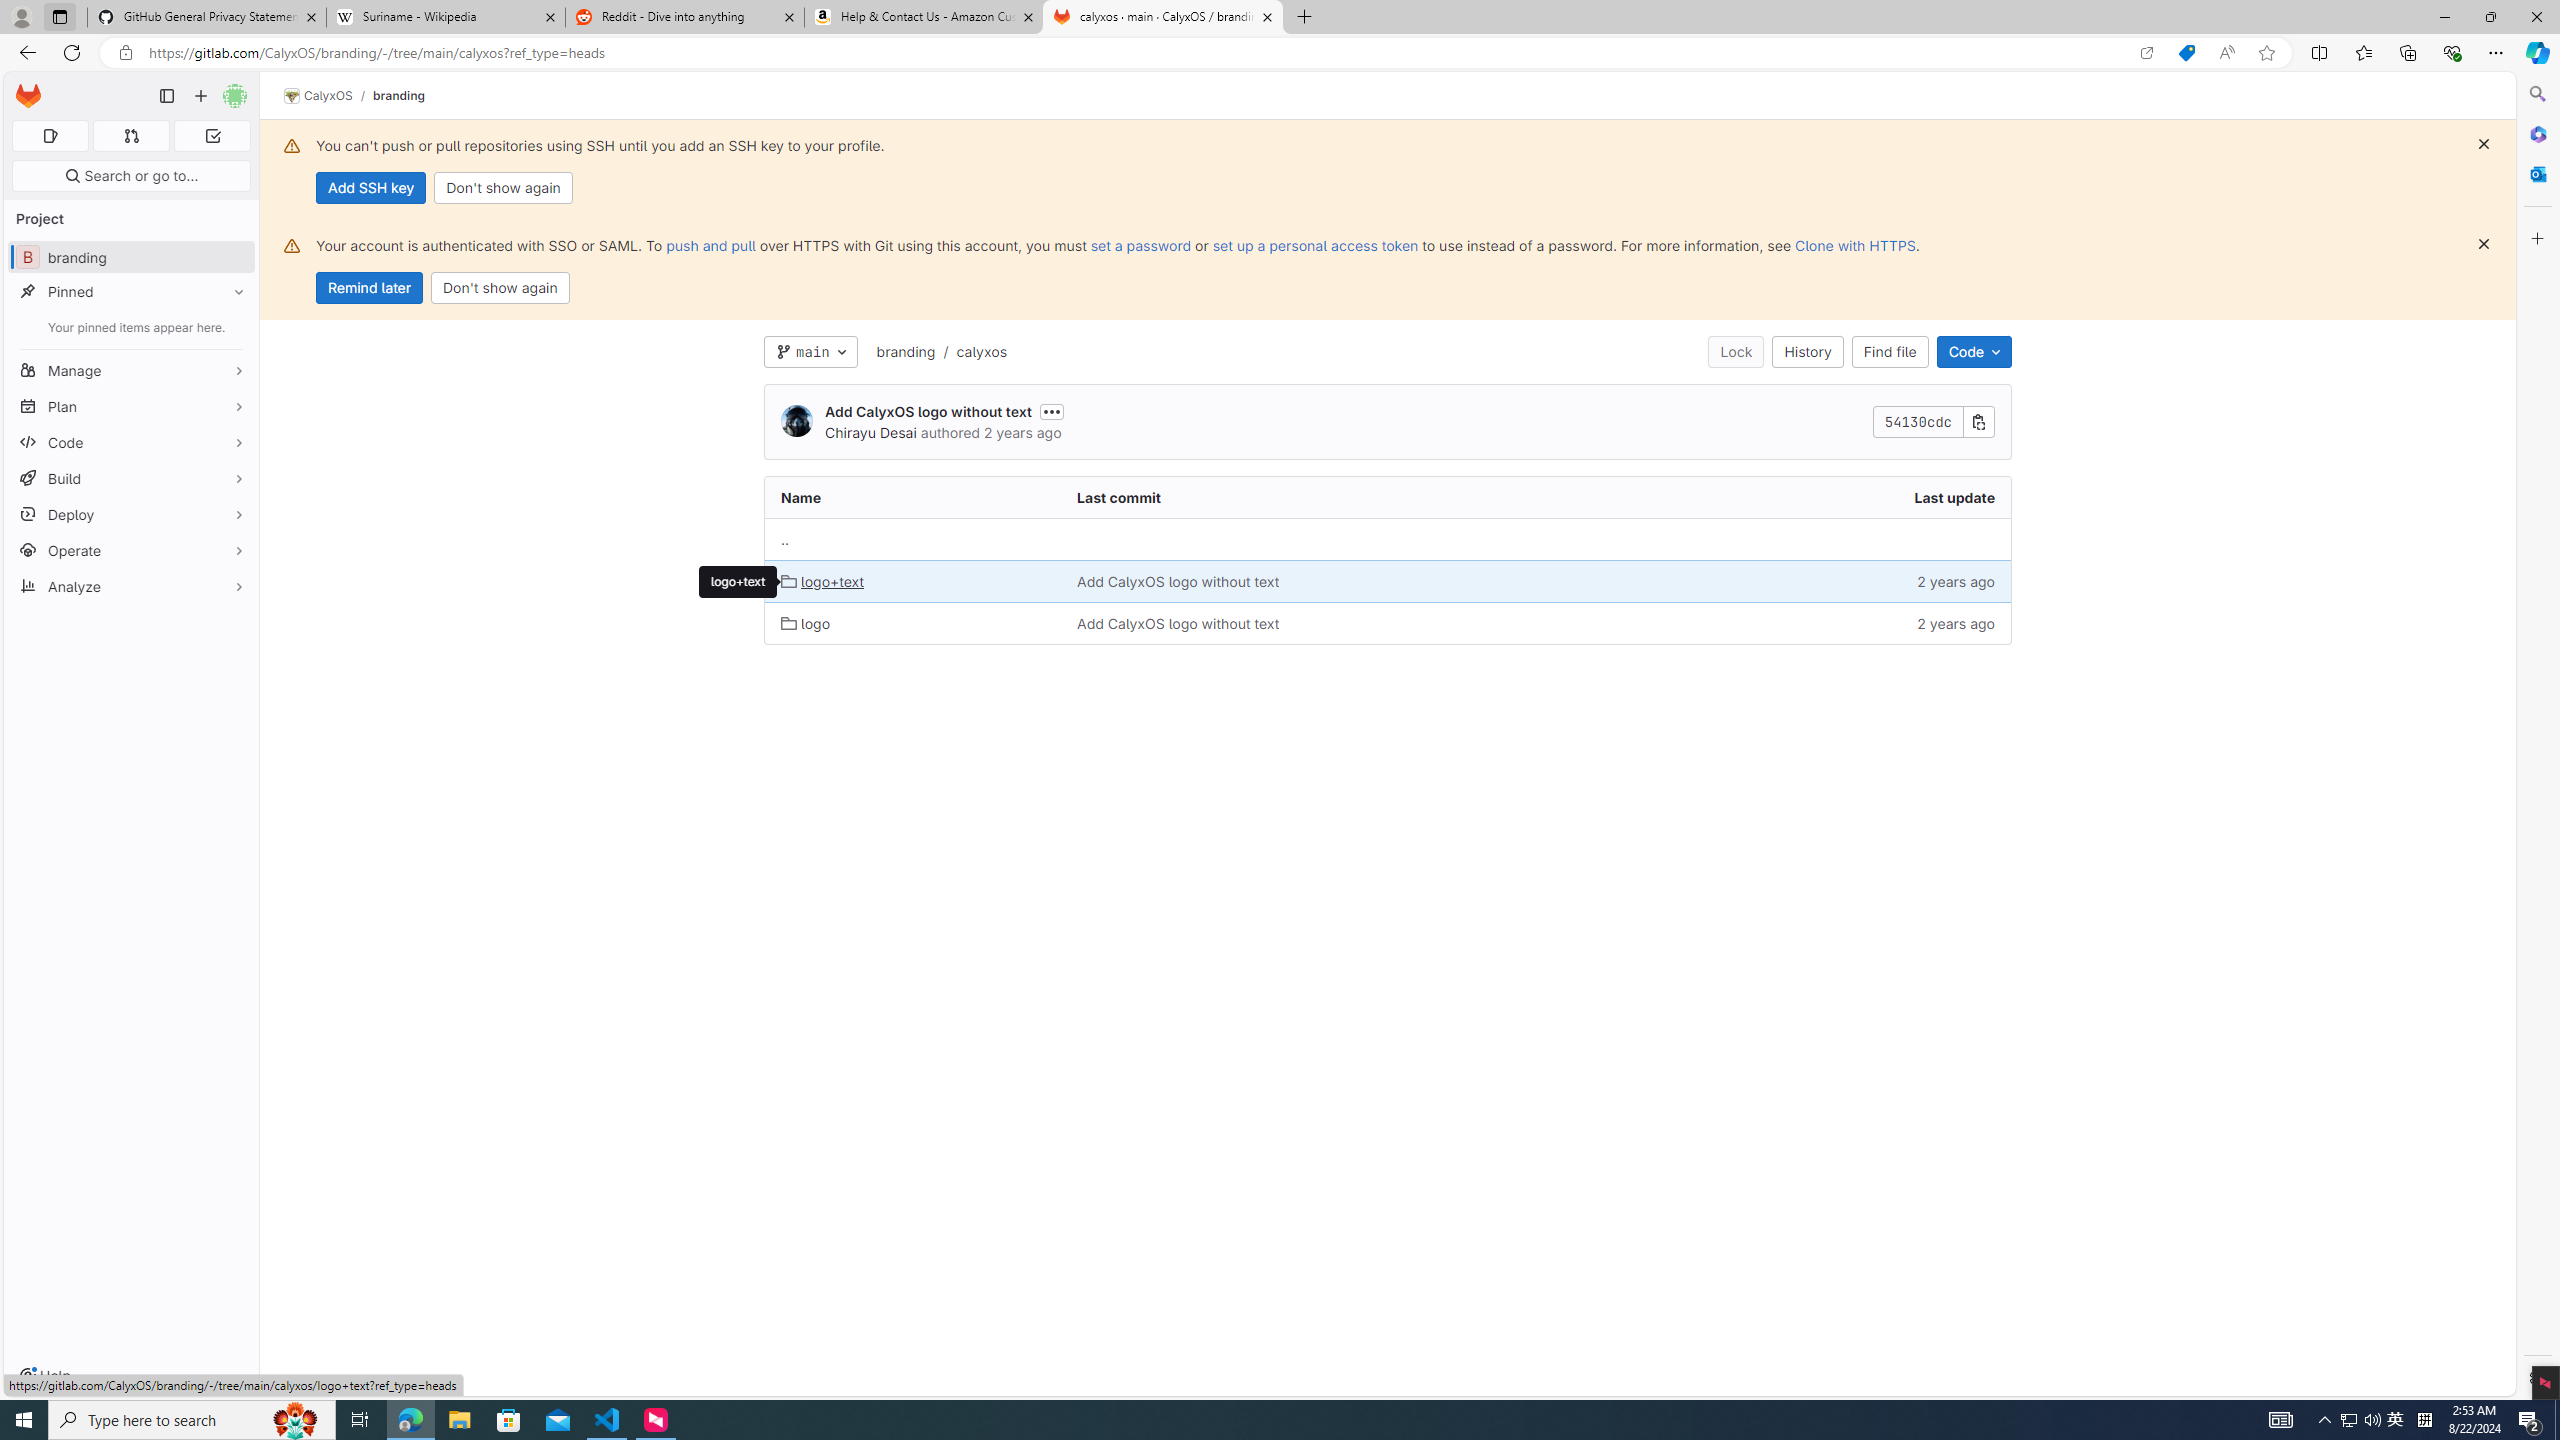 The height and width of the screenshot is (1440, 2560). Describe the element at coordinates (327, 95) in the screenshot. I see `'CalyxOS/'` at that location.